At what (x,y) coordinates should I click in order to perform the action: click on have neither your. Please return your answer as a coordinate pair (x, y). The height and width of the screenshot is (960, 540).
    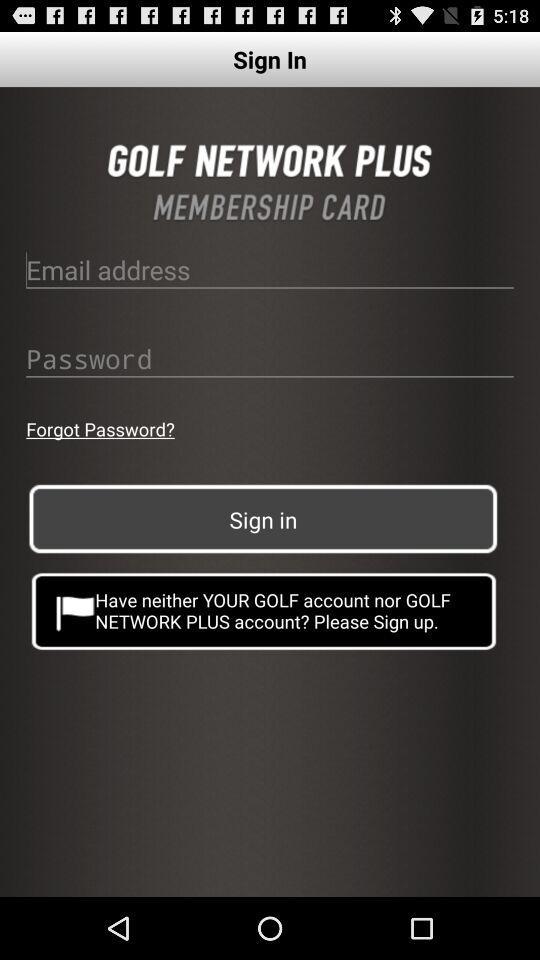
    Looking at the image, I should click on (264, 609).